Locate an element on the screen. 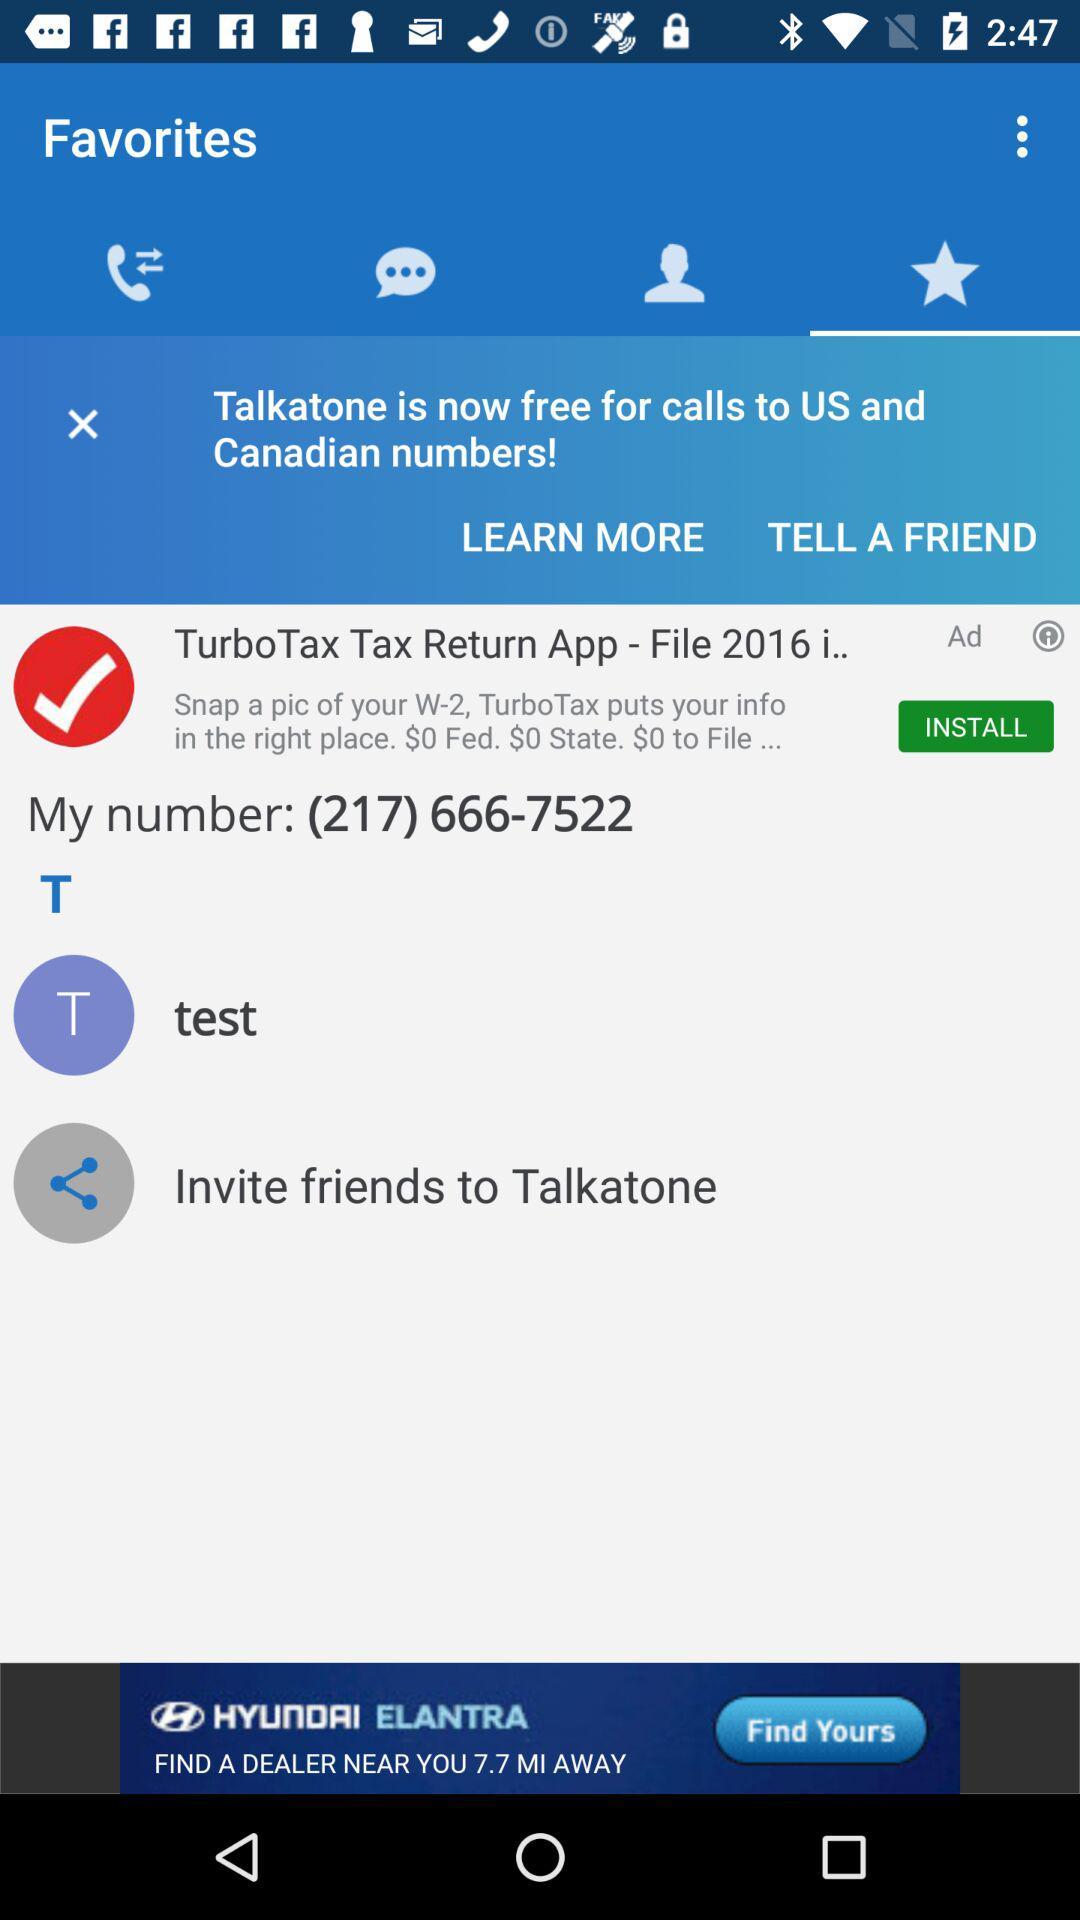  the close icon is located at coordinates (81, 419).